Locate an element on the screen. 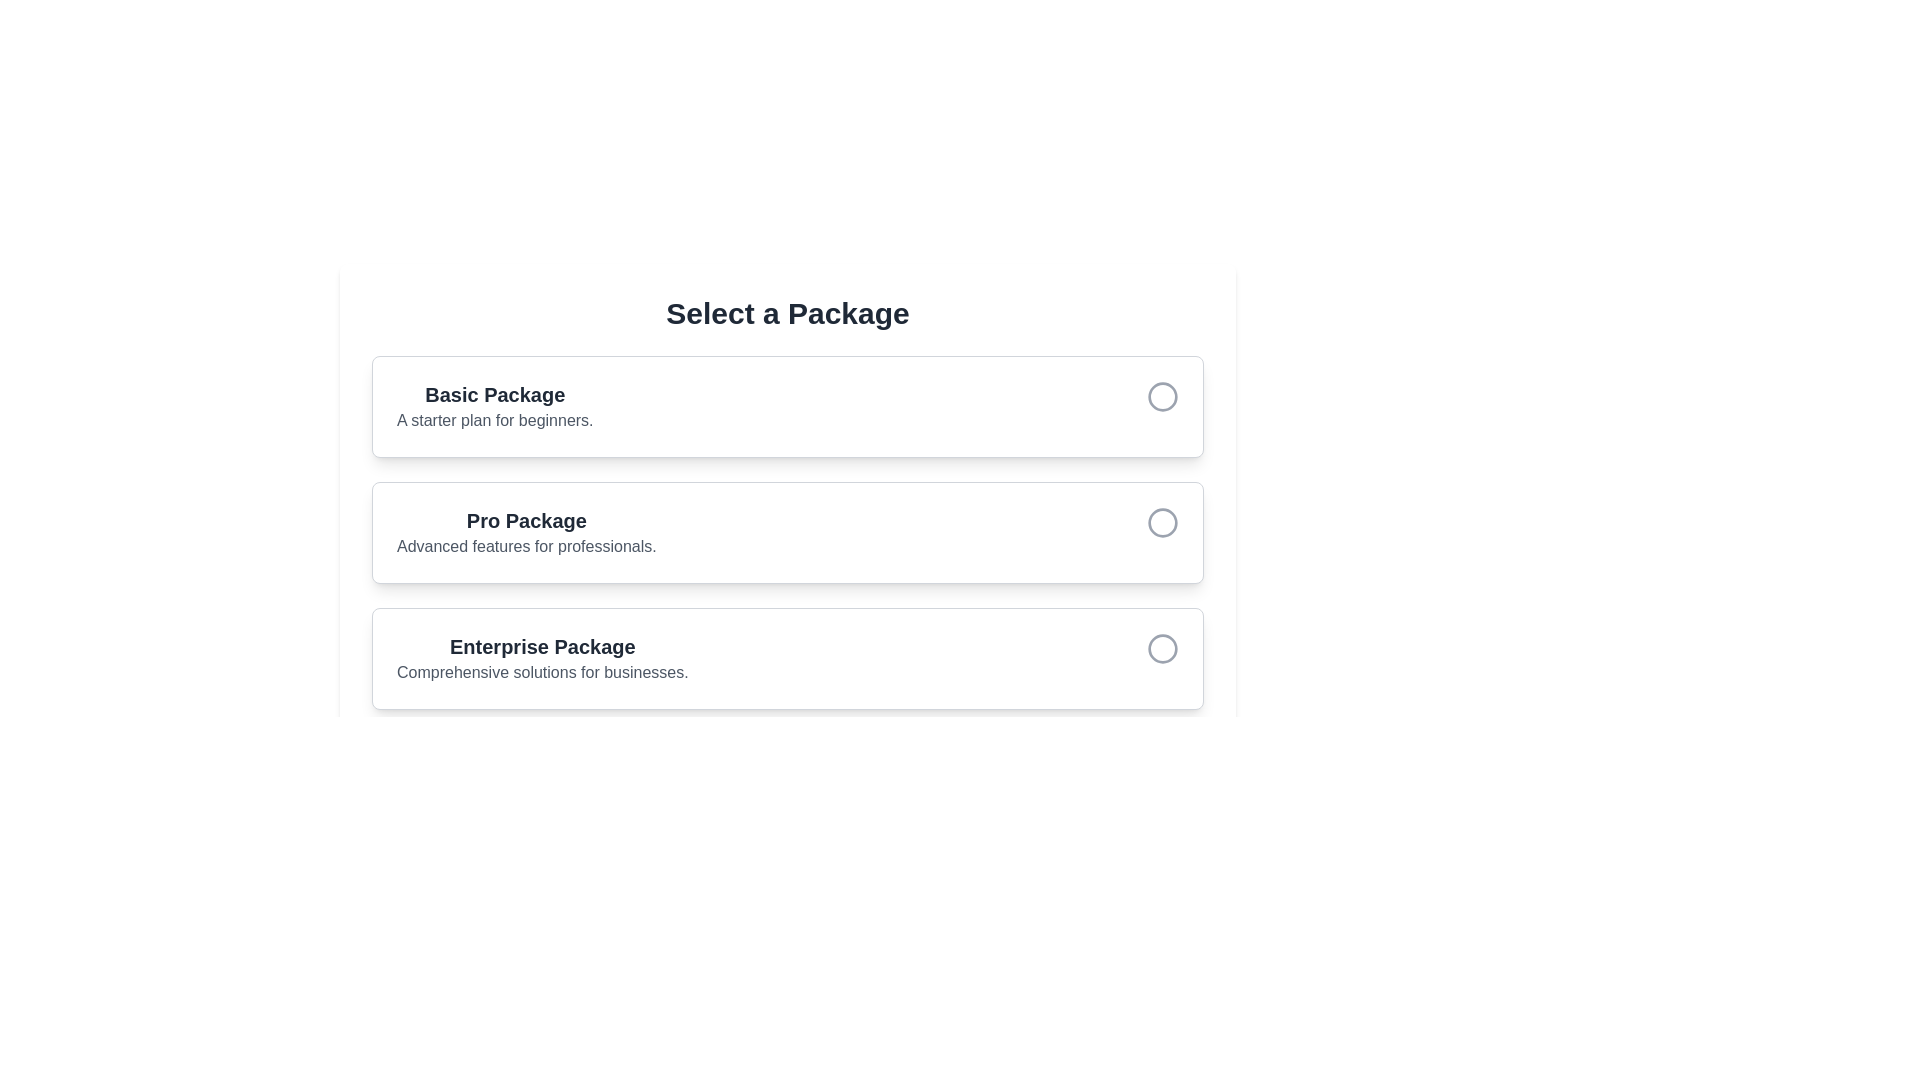 This screenshot has width=1920, height=1080. the radio button indicator located at the top-right of the 'Basic Package' selection box is located at coordinates (1162, 397).